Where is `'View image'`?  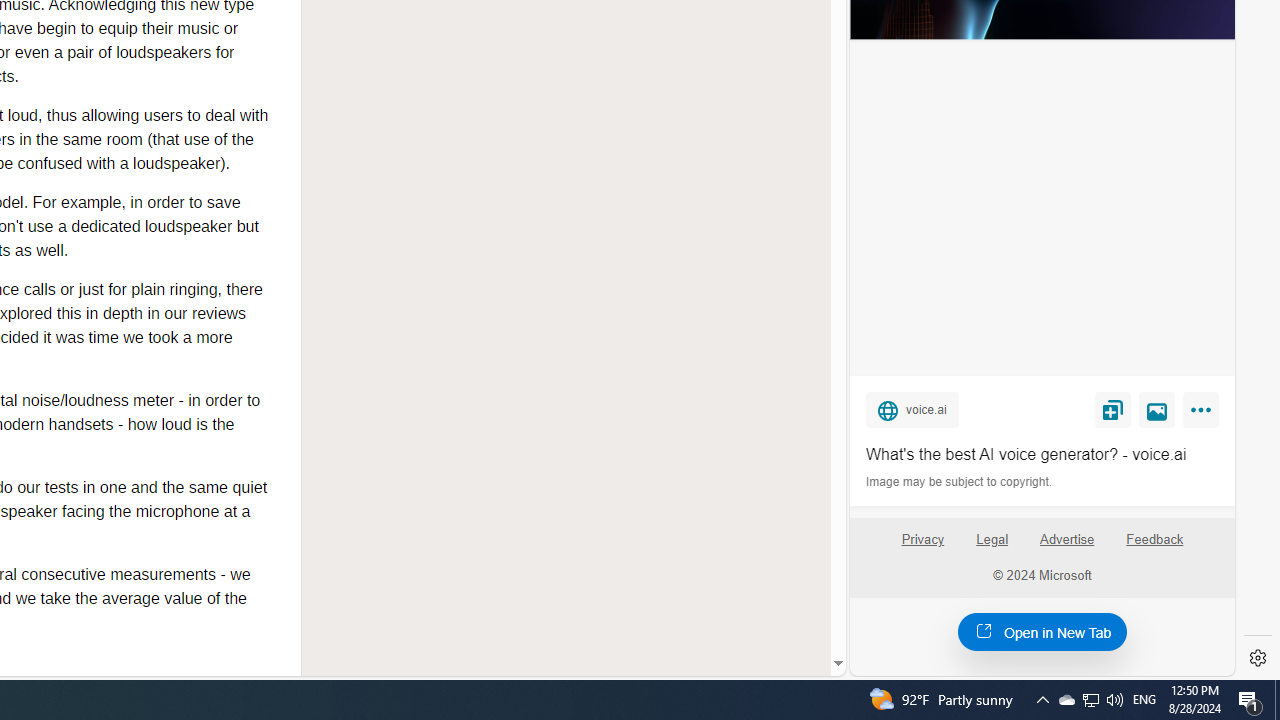 'View image' is located at coordinates (1157, 408).